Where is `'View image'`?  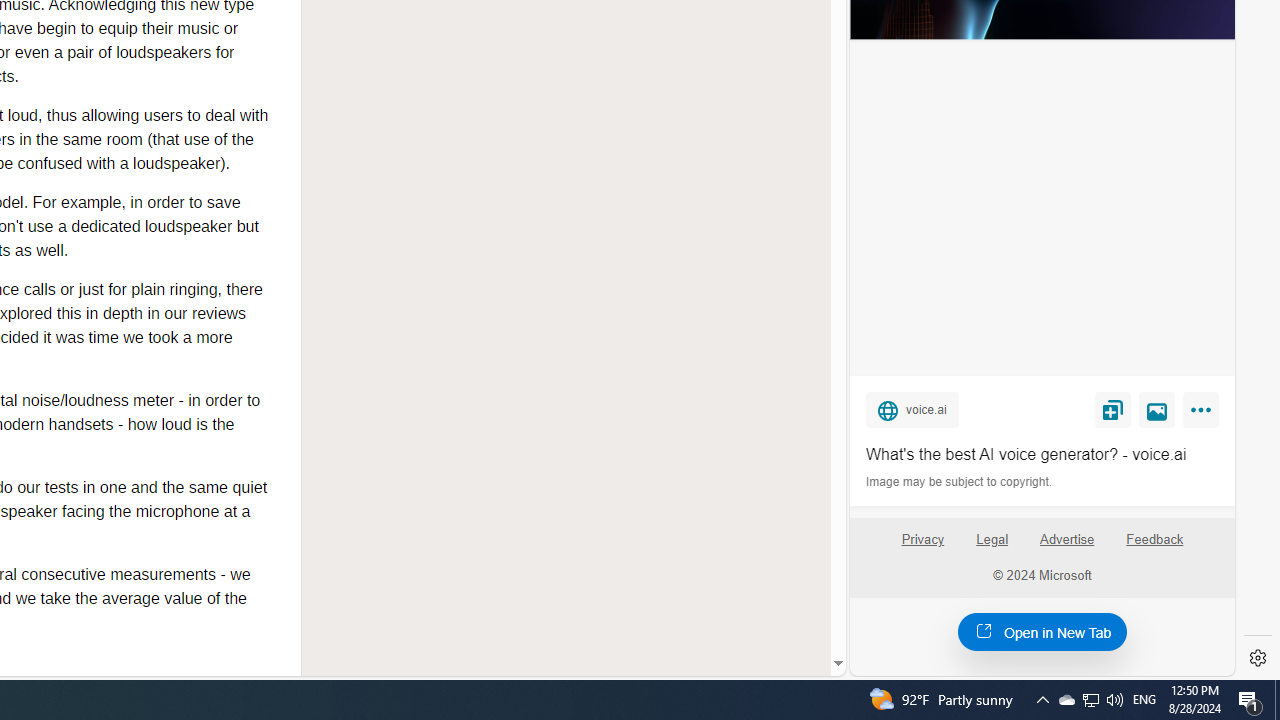 'View image' is located at coordinates (1157, 408).